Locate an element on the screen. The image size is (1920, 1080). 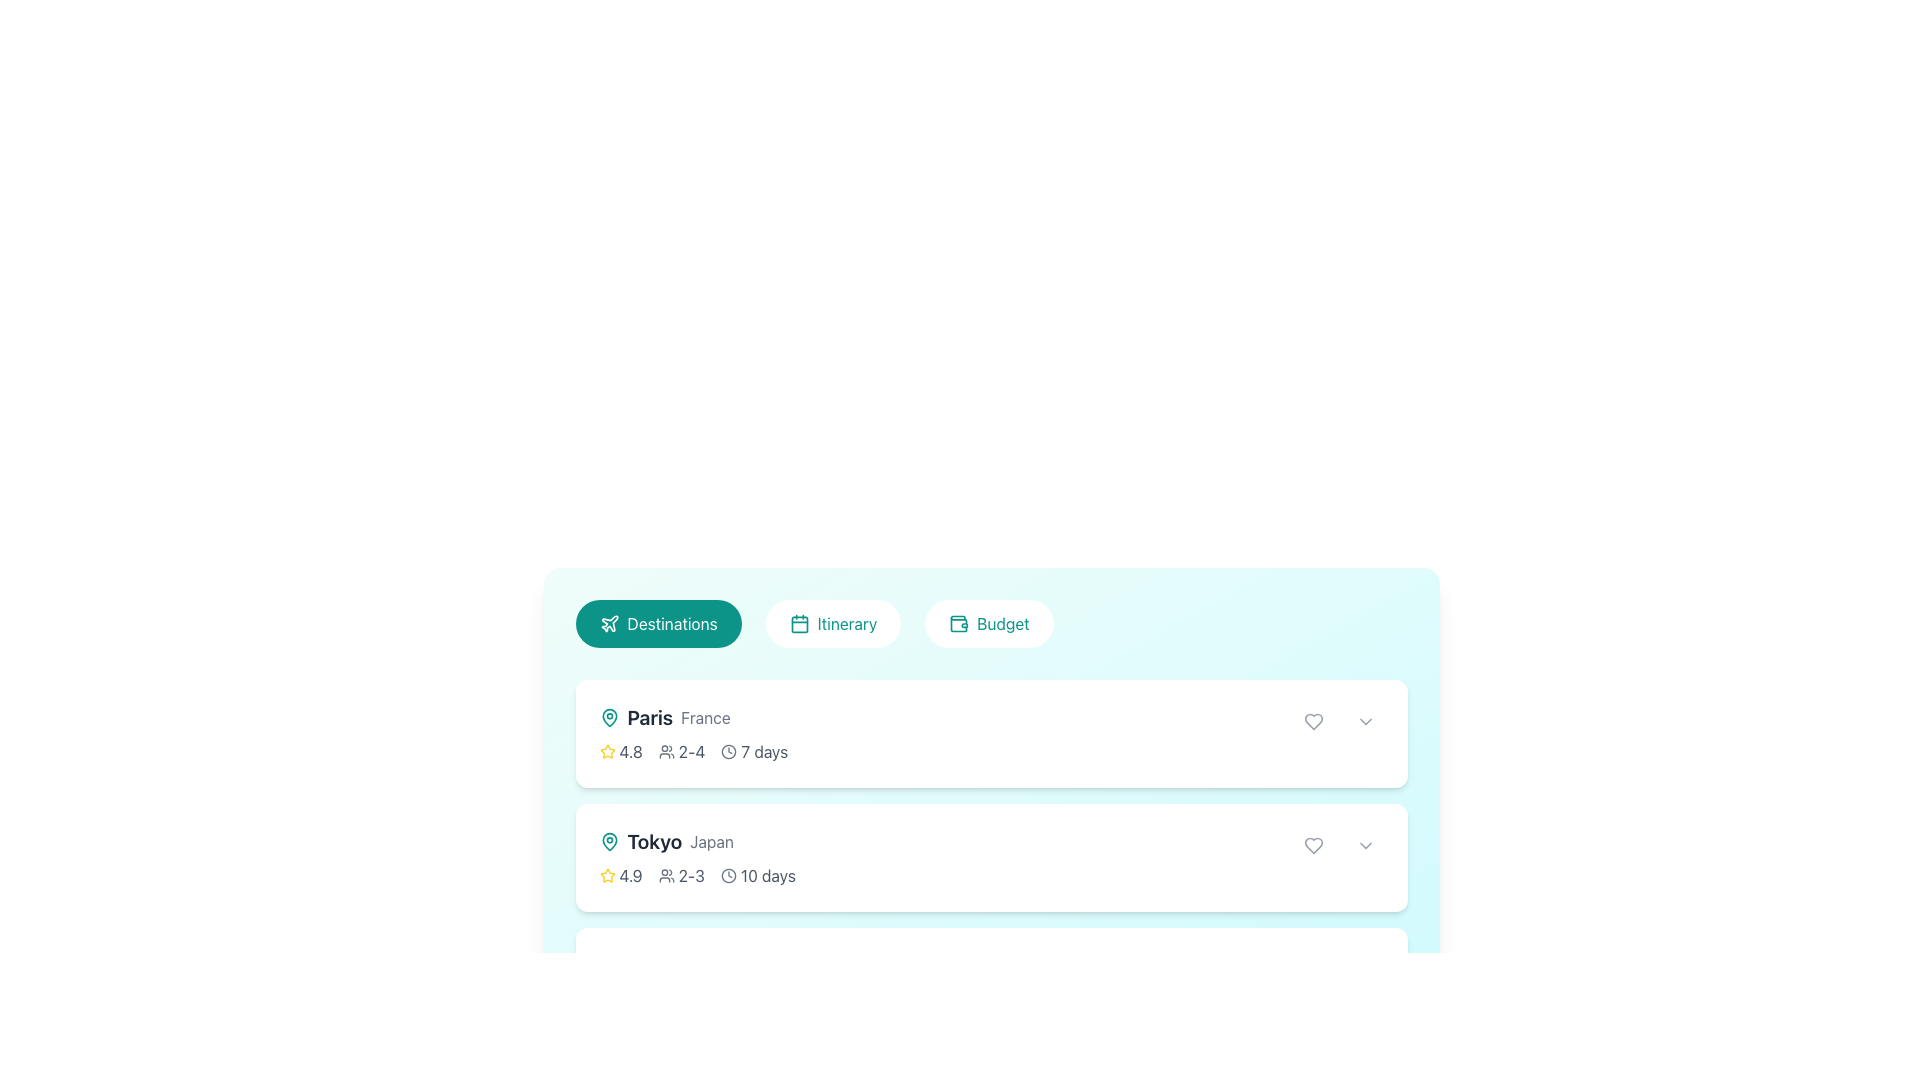
the Rating display element featuring a yellow star icon and a numerical rating of '4.9' styled in gray font, located at the top center of the card labeled 'Tokyo Japan' is located at coordinates (620, 874).